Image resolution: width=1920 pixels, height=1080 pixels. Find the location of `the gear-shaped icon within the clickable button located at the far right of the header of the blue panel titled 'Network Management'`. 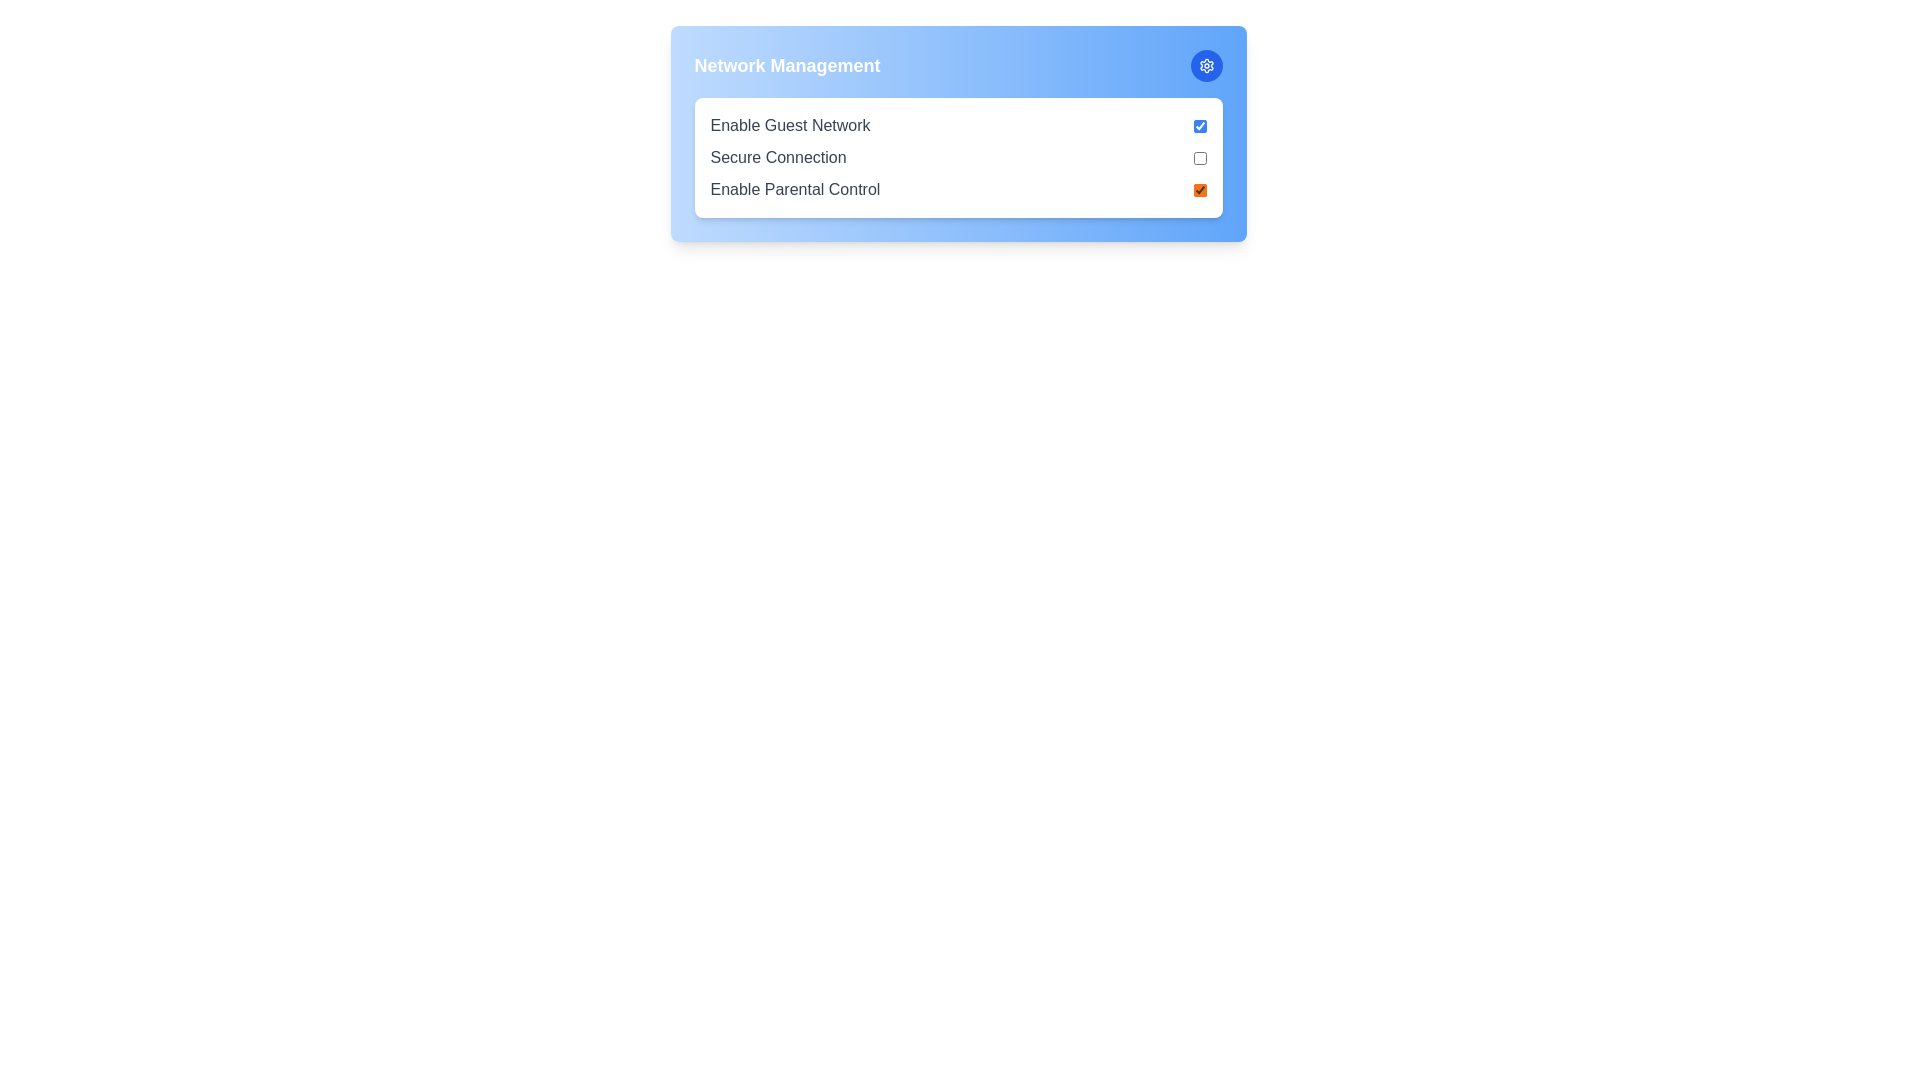

the gear-shaped icon within the clickable button located at the far right of the header of the blue panel titled 'Network Management' is located at coordinates (1205, 64).